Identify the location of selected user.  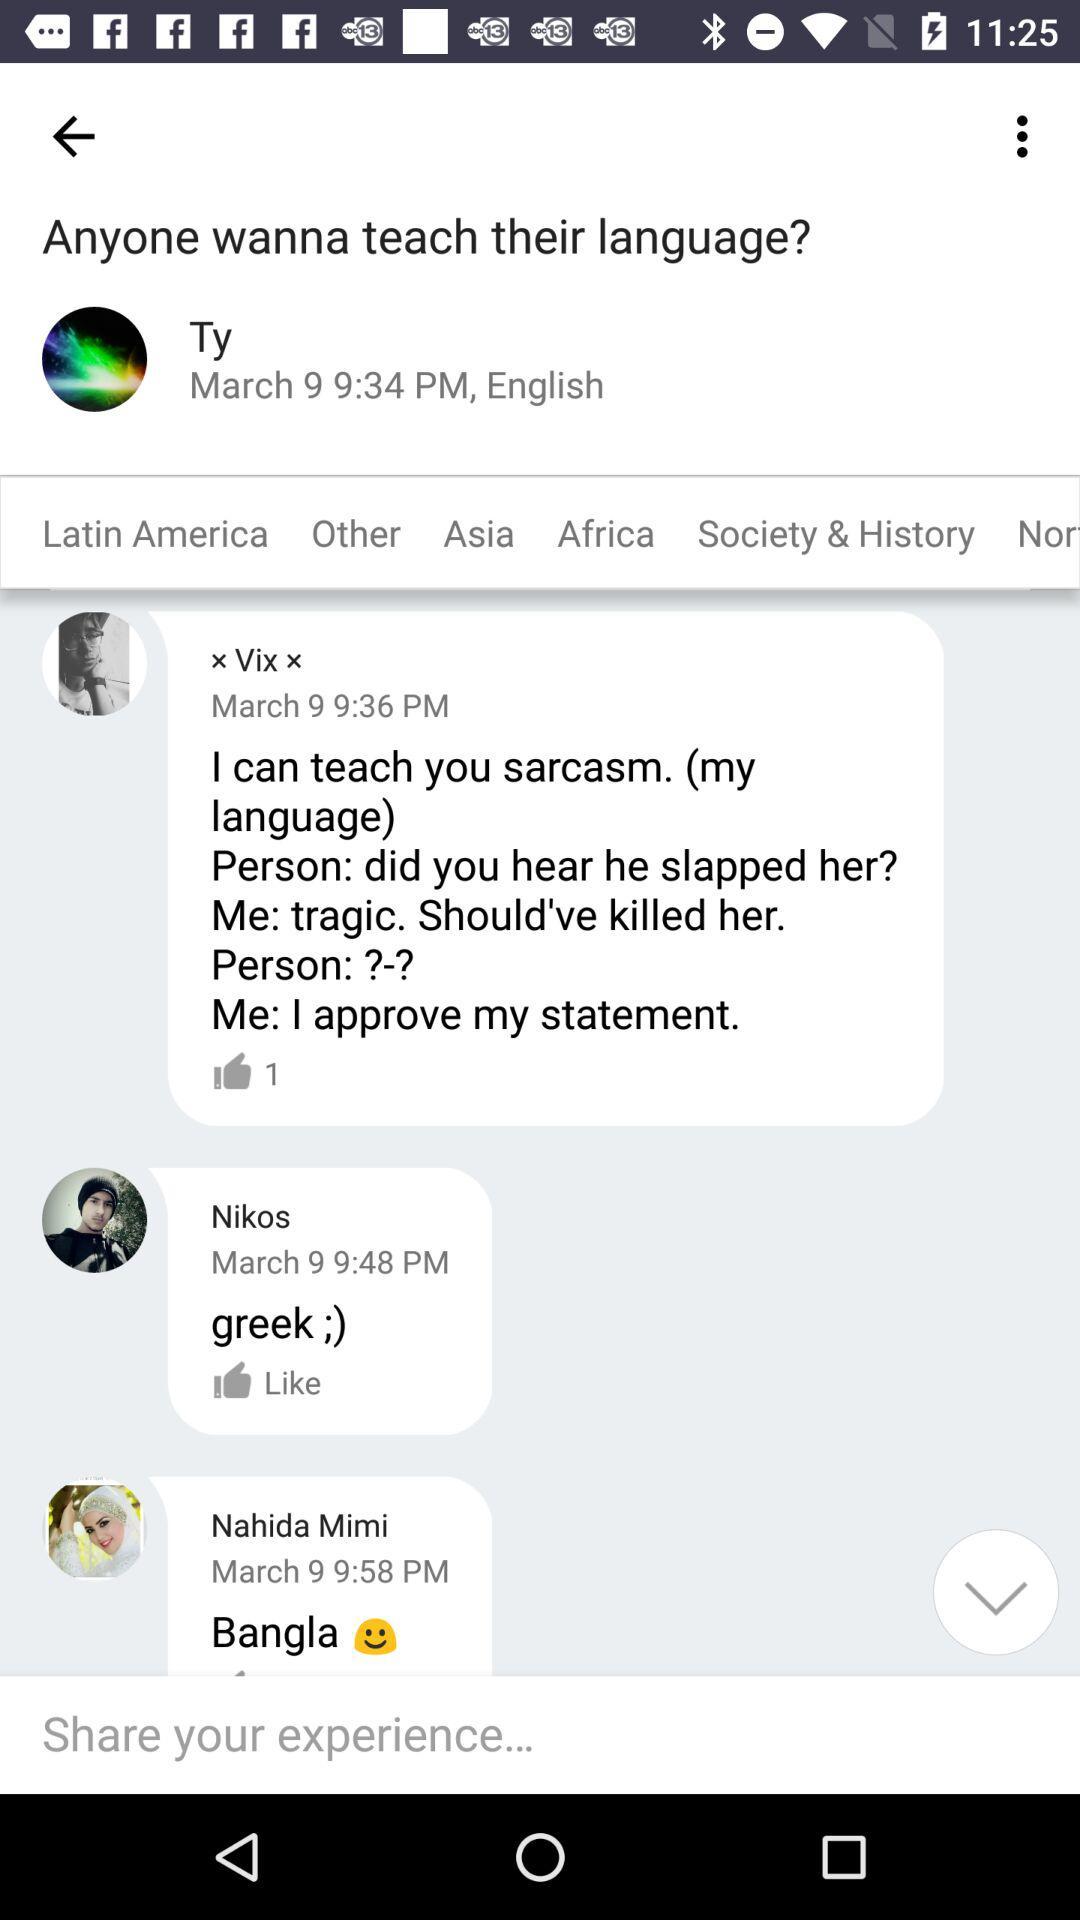
(94, 1528).